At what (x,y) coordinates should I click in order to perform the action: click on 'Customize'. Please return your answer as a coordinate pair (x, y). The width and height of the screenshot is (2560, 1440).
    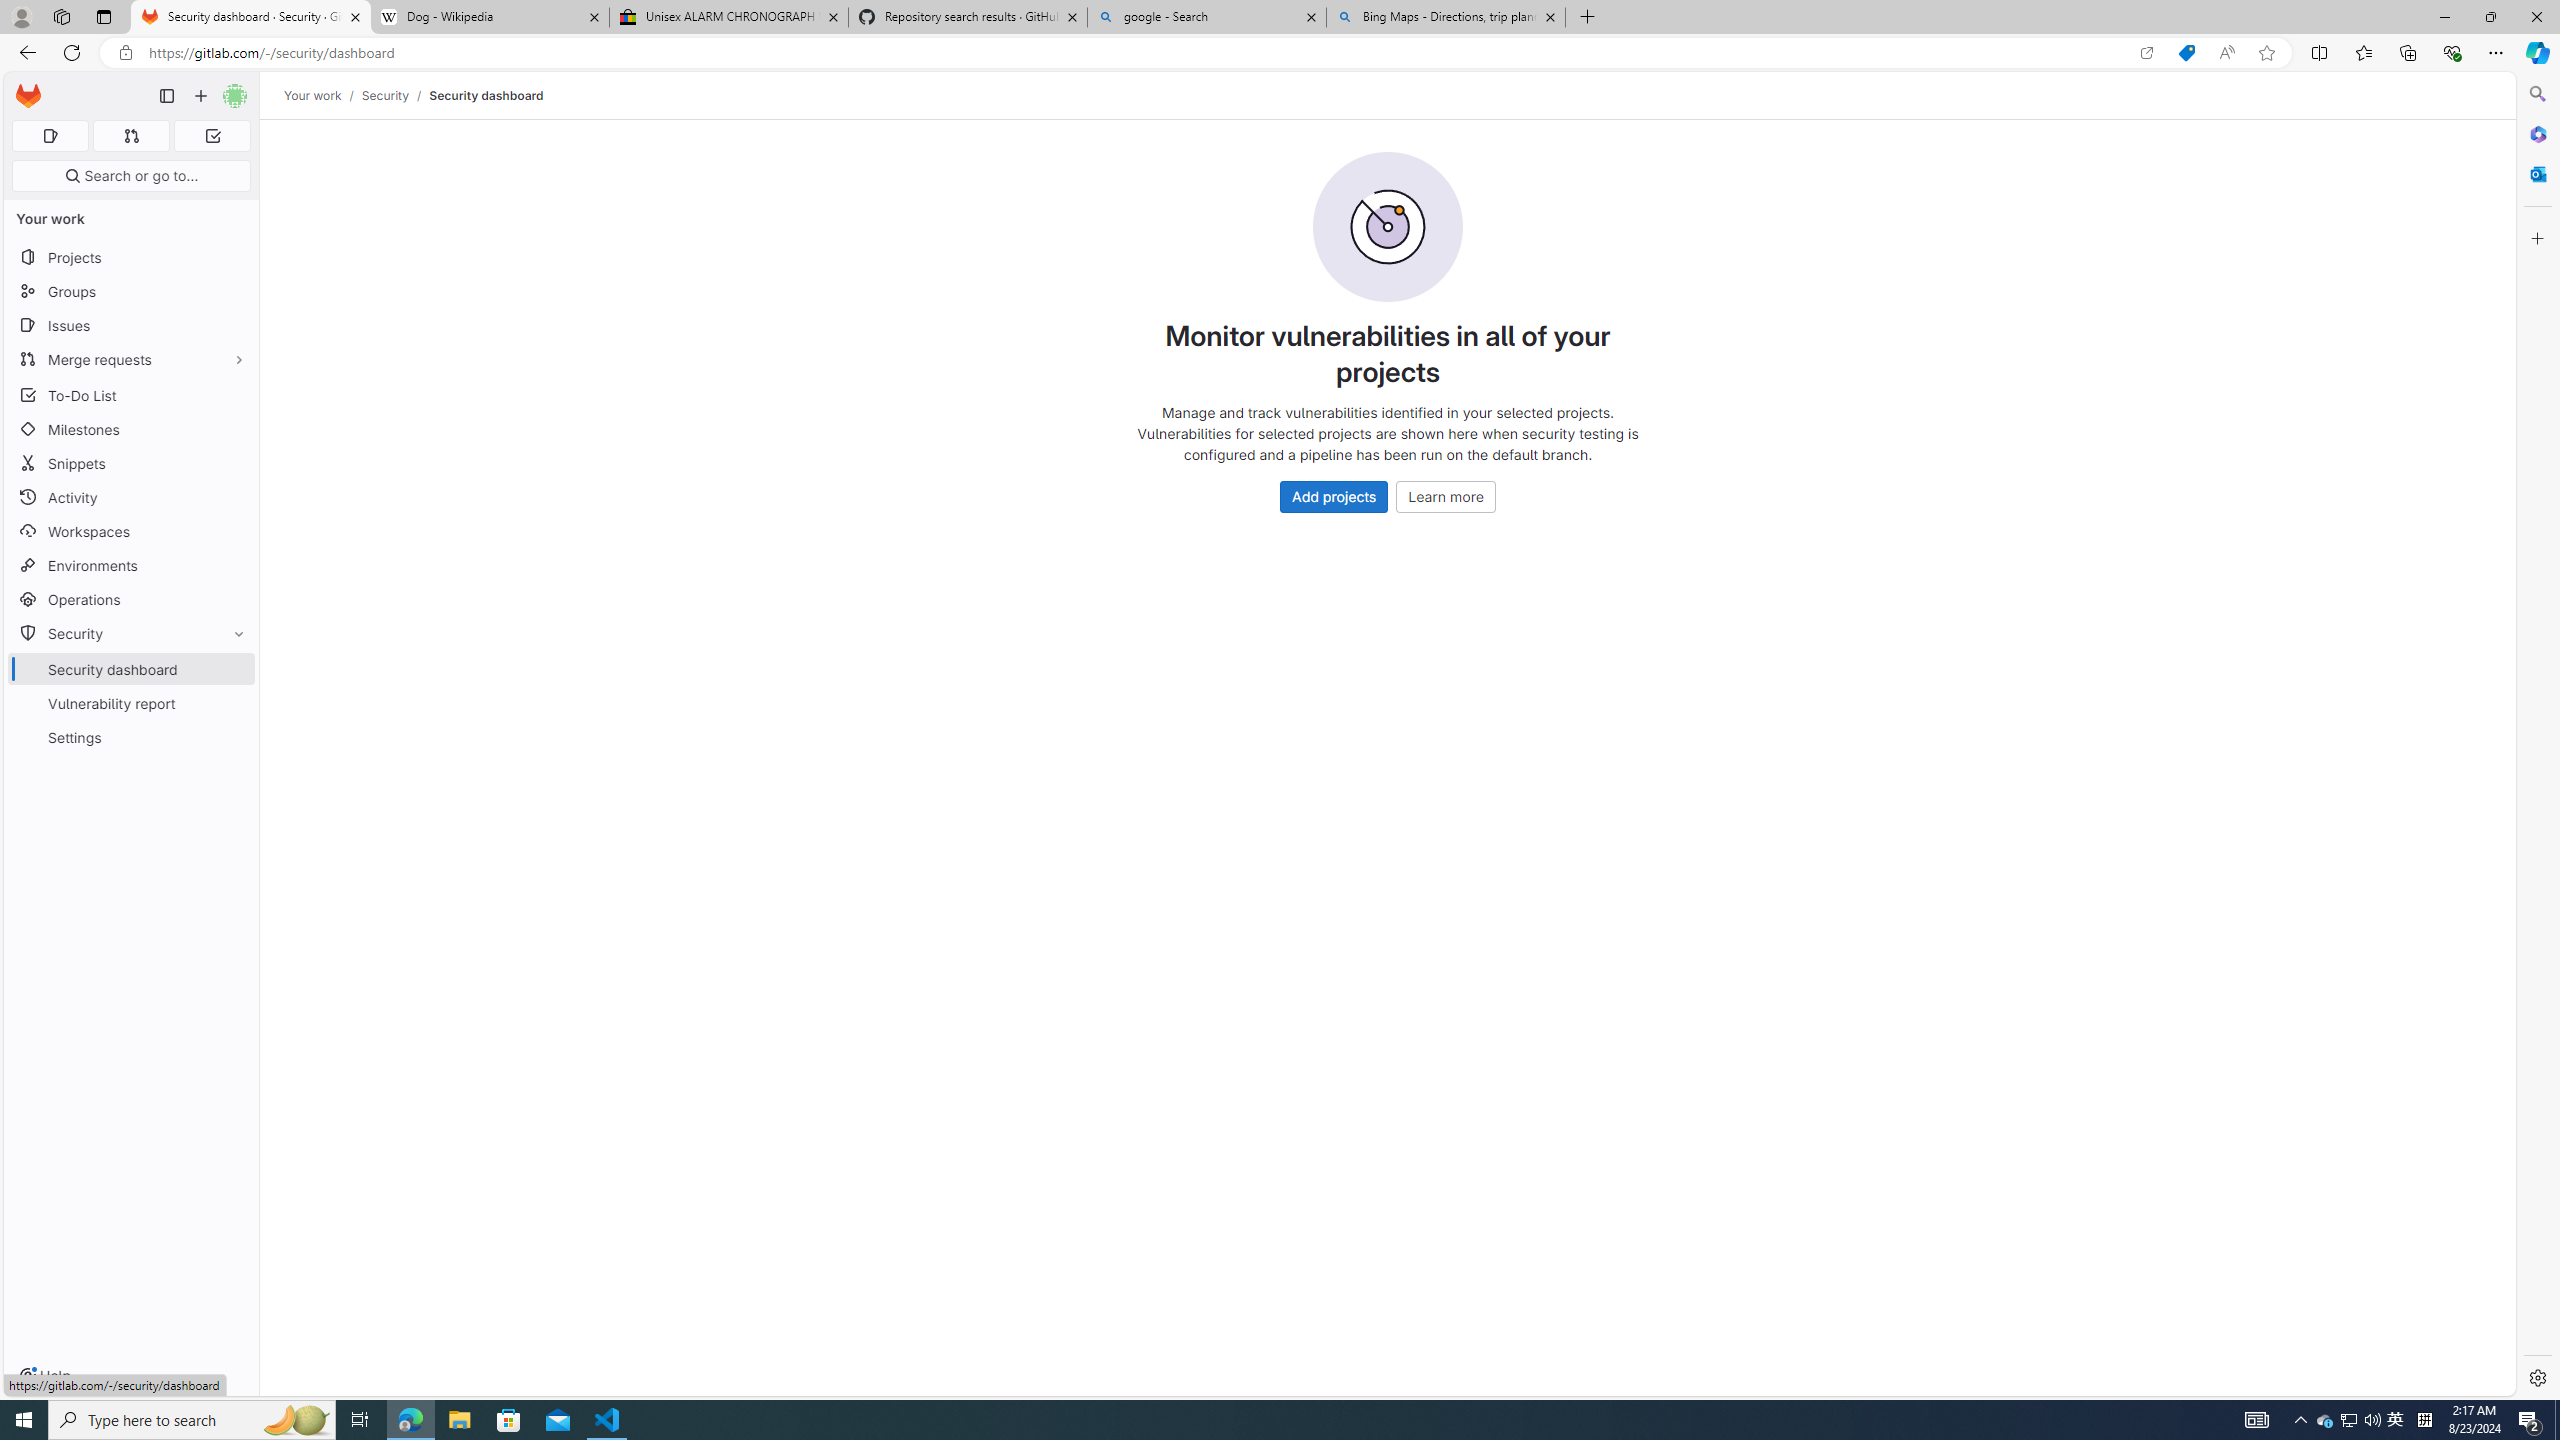
    Looking at the image, I should click on (2535, 237).